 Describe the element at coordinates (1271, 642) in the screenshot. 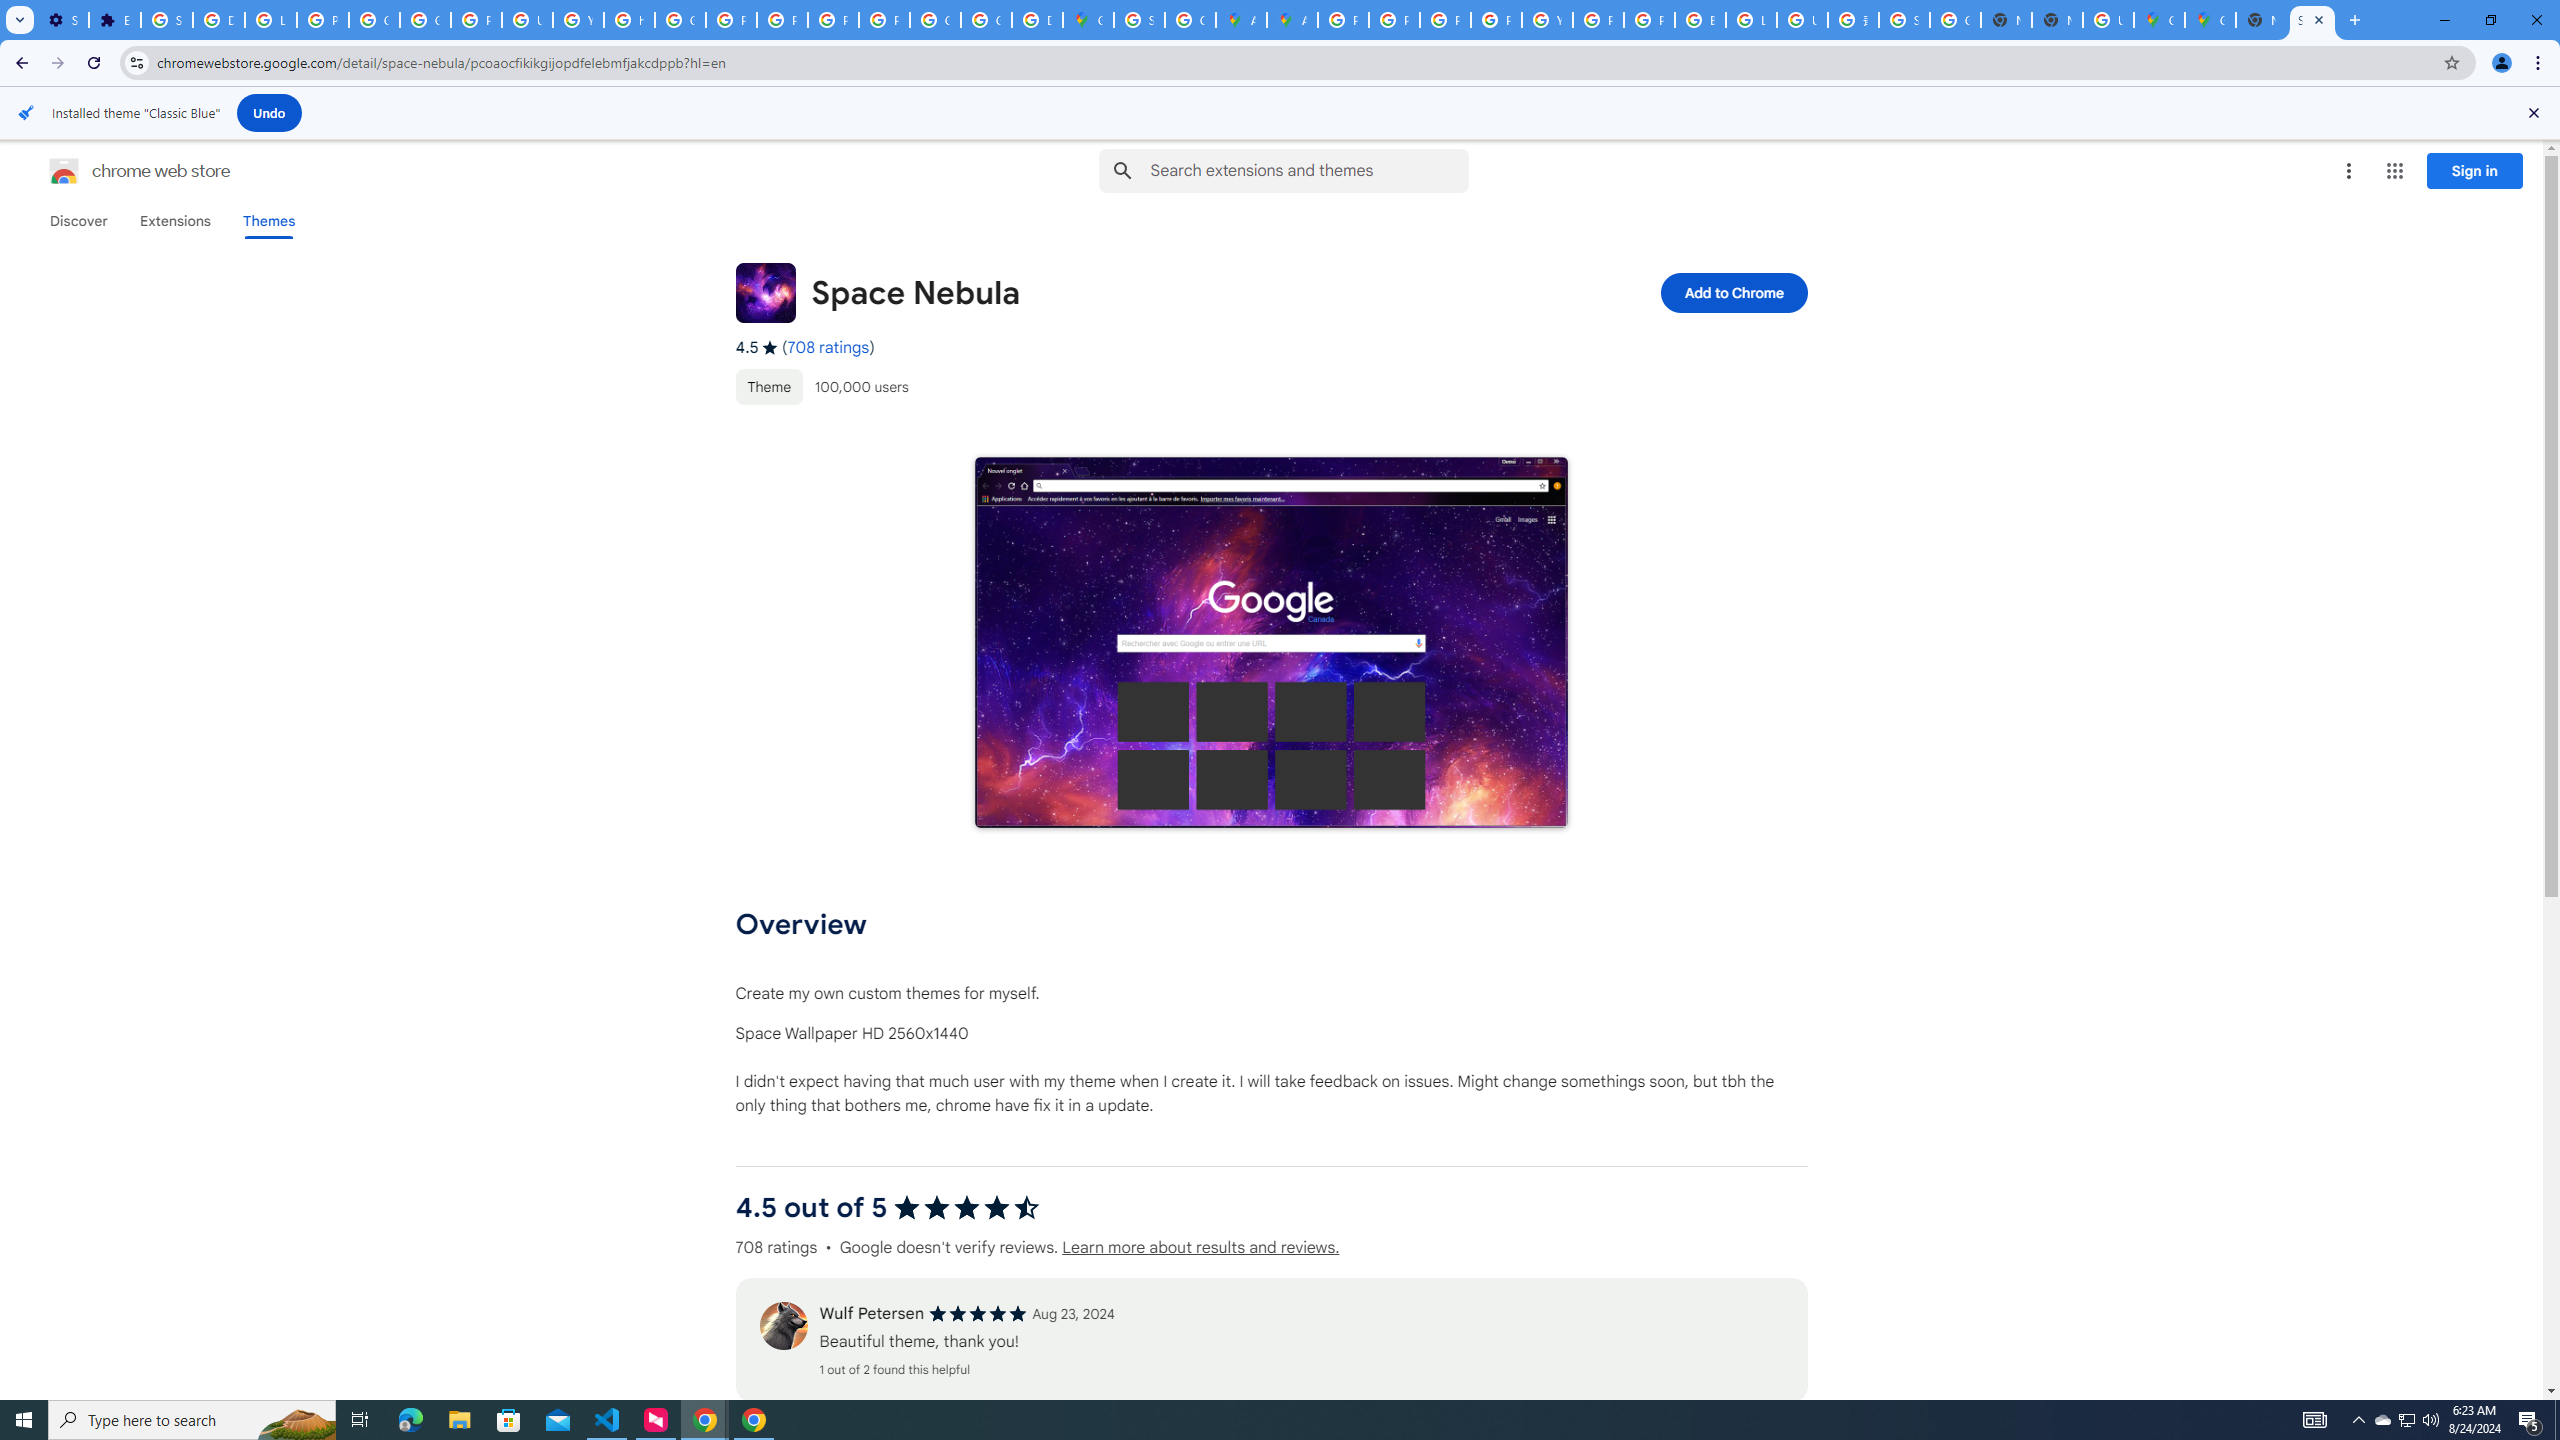

I see `'Item media 1 screenshot'` at that location.